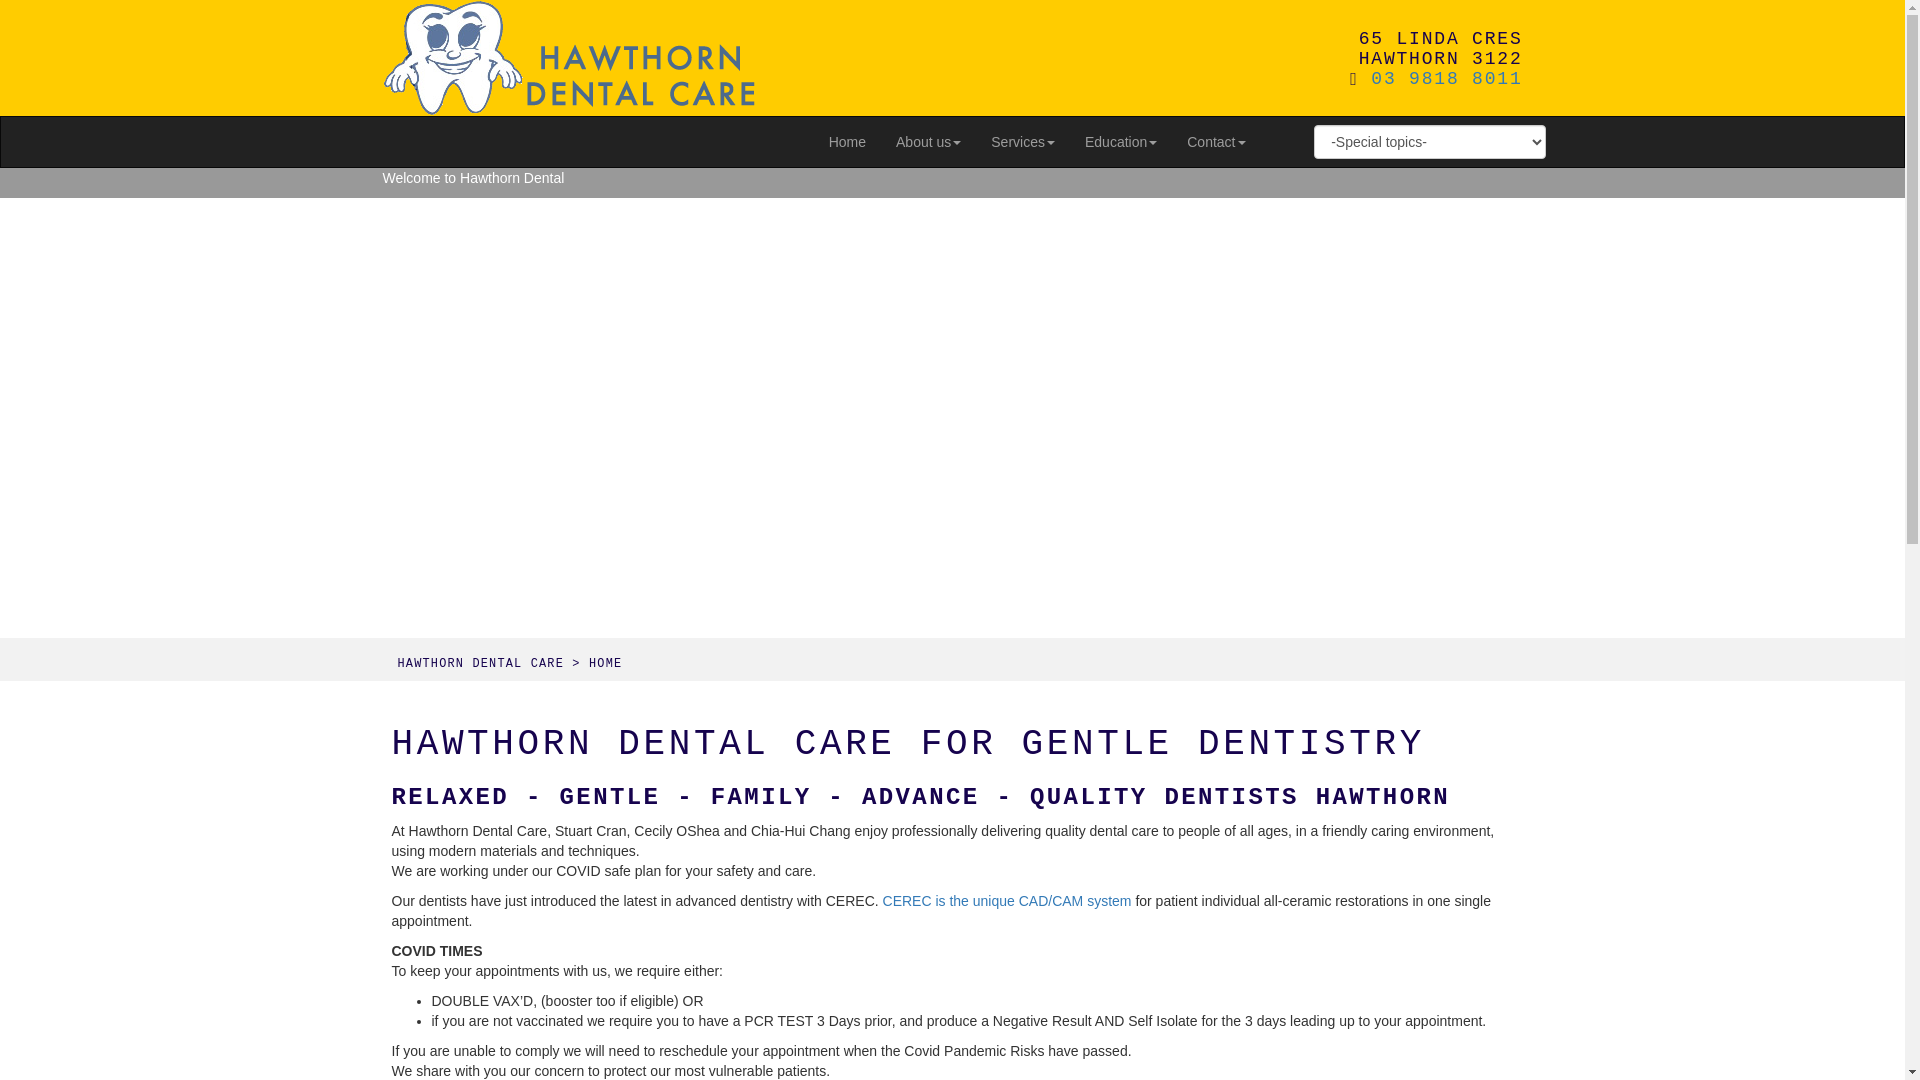  What do you see at coordinates (847, 141) in the screenshot?
I see `'Home'` at bounding box center [847, 141].